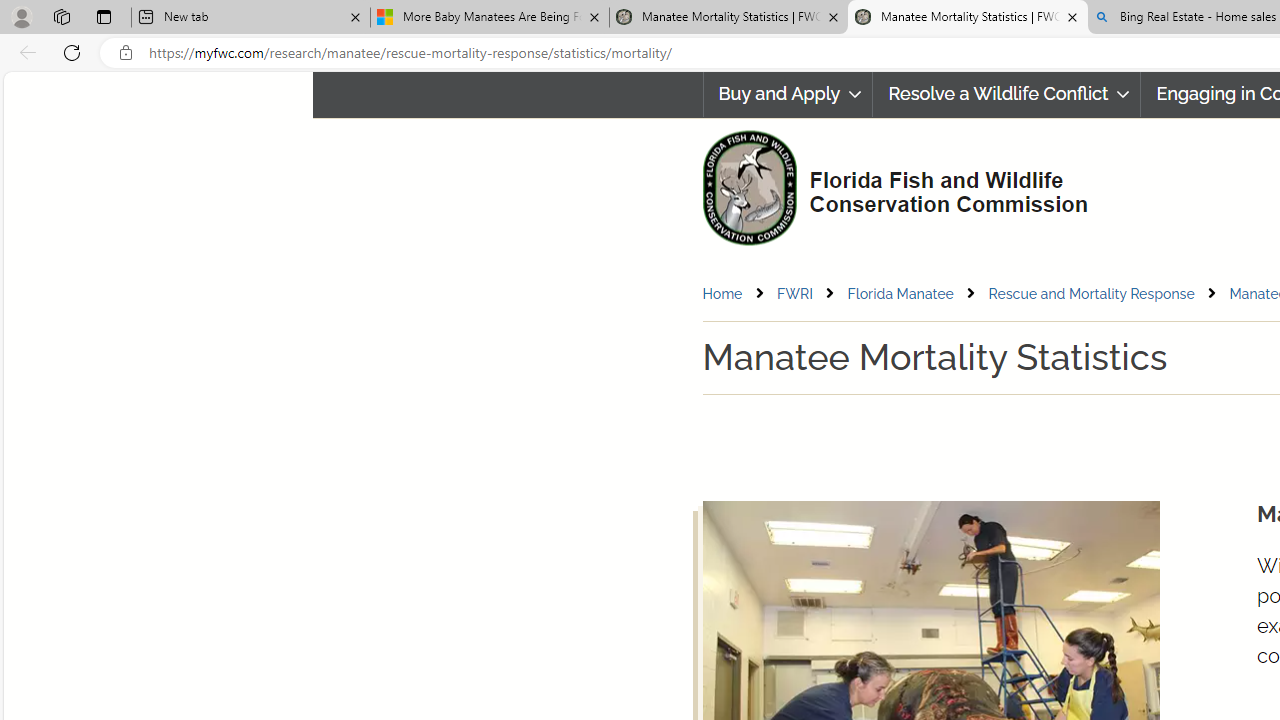 The width and height of the screenshot is (1280, 720). What do you see at coordinates (720, 293) in the screenshot?
I see `'Home'` at bounding box center [720, 293].